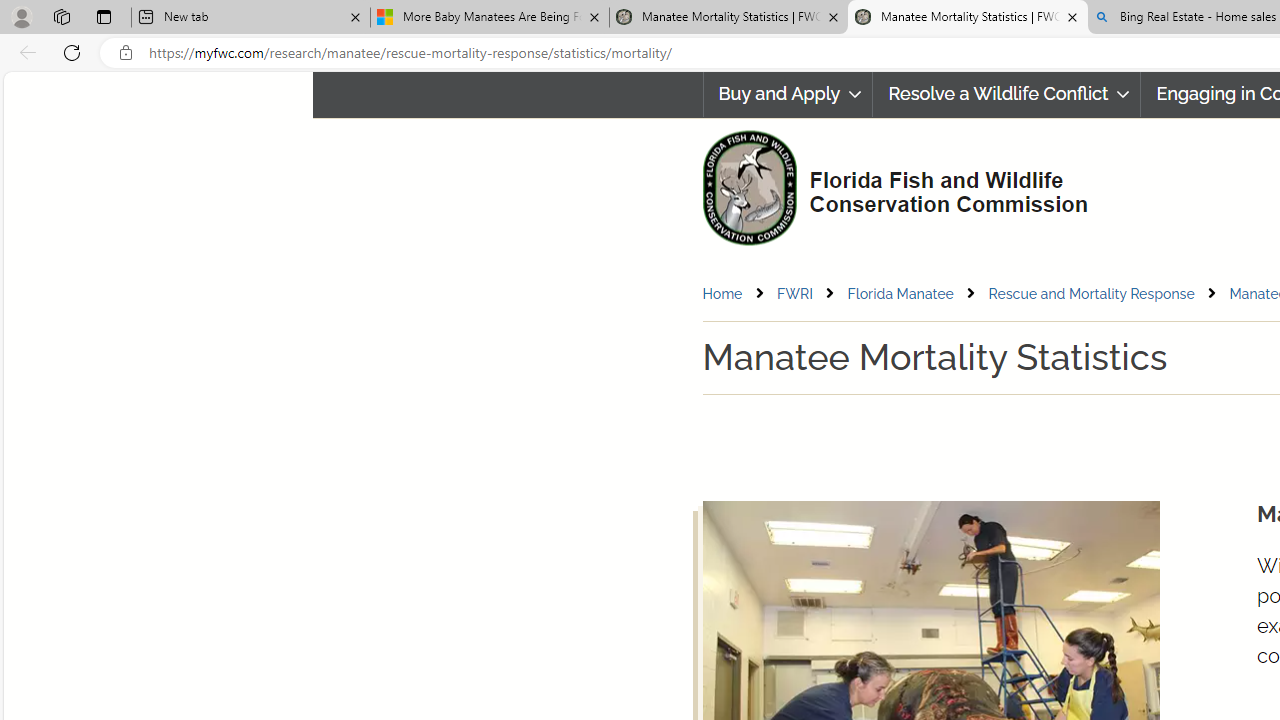 The width and height of the screenshot is (1280, 720). What do you see at coordinates (720, 293) in the screenshot?
I see `'Home'` at bounding box center [720, 293].